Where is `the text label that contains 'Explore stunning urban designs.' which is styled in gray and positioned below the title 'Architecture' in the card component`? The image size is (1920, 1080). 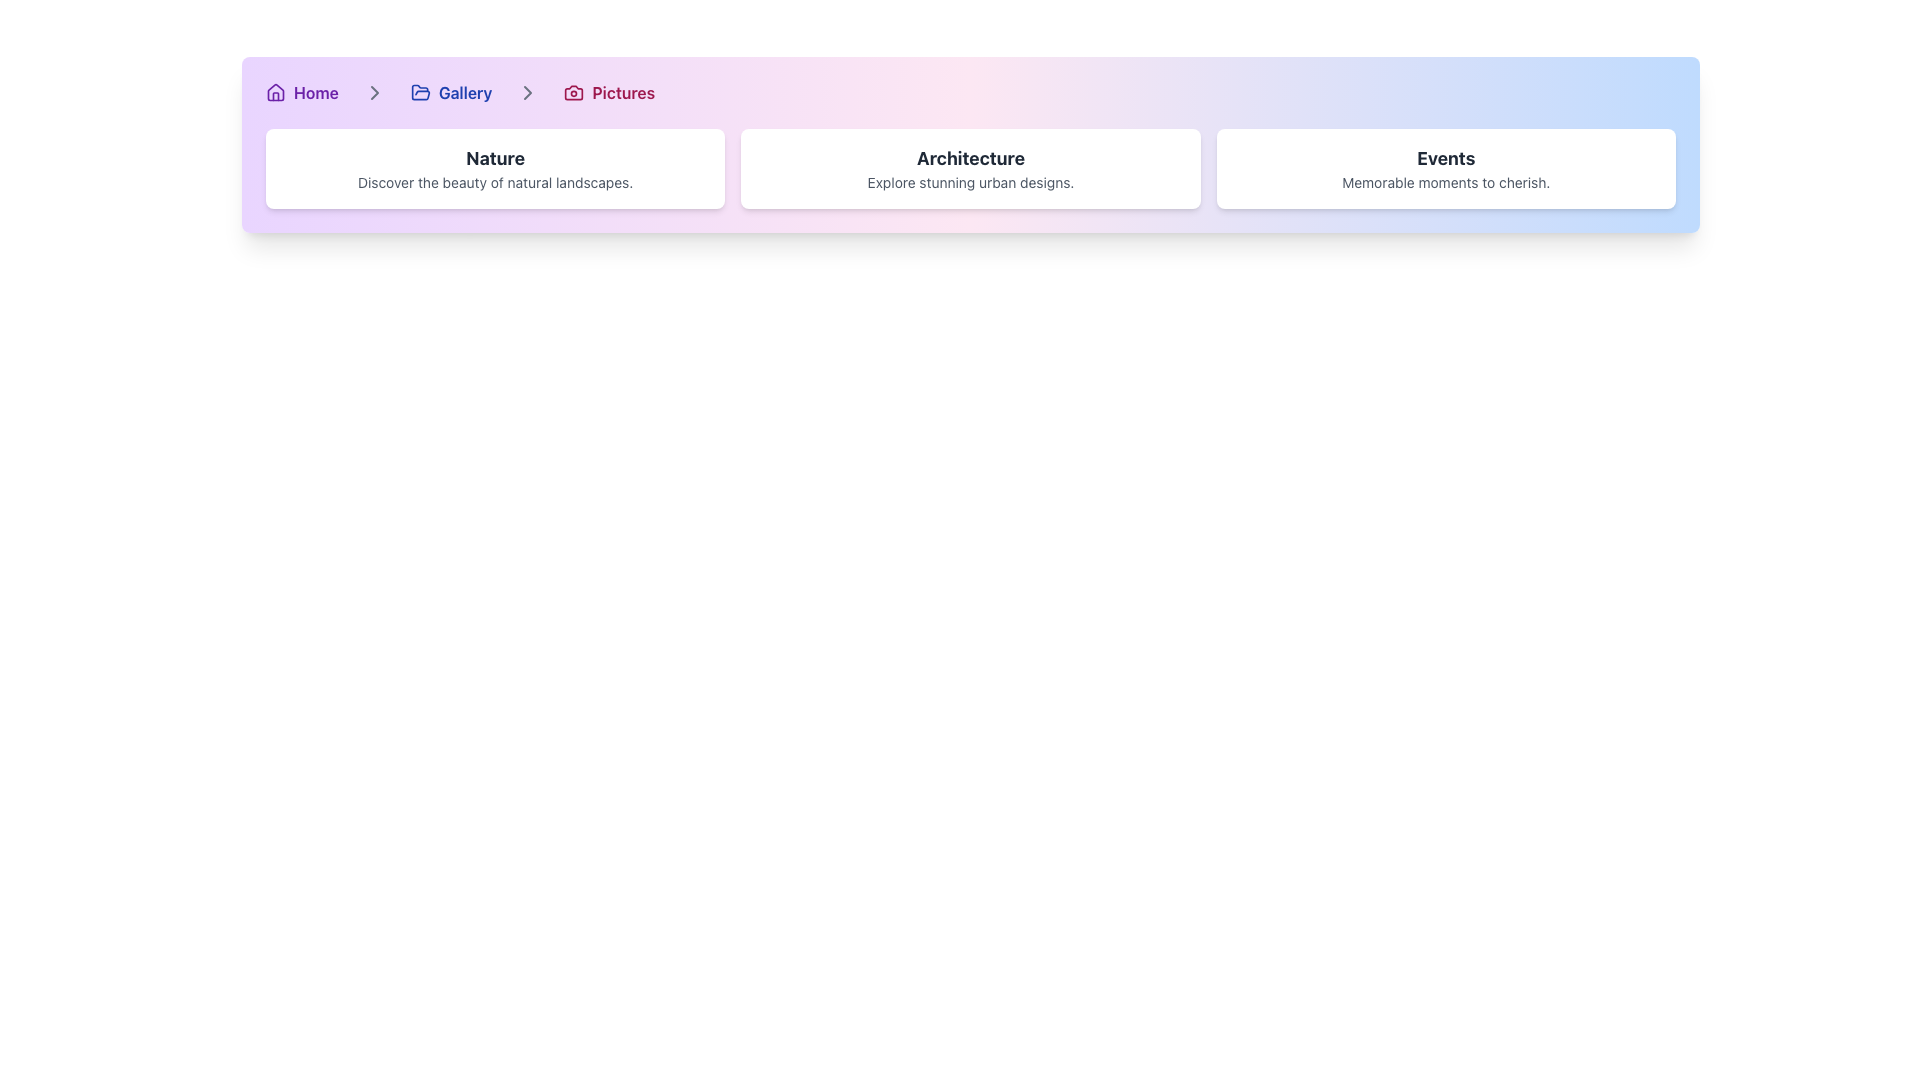
the text label that contains 'Explore stunning urban designs.' which is styled in gray and positioned below the title 'Architecture' in the card component is located at coordinates (970, 182).